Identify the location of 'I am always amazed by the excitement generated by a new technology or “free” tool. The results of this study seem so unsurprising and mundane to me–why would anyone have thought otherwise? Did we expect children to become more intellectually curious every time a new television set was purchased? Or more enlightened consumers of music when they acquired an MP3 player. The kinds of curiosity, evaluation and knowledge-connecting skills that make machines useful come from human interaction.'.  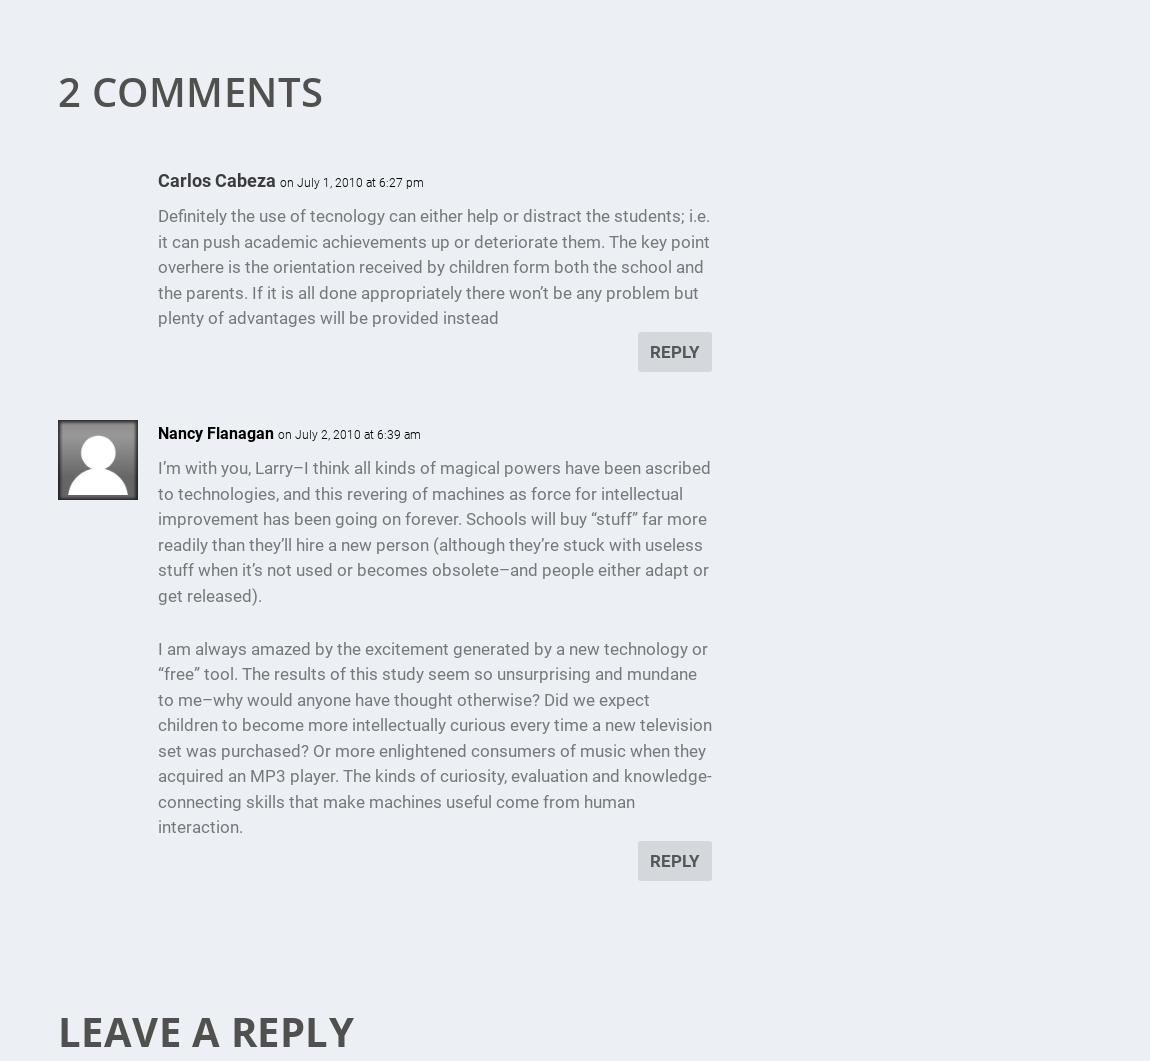
(434, 738).